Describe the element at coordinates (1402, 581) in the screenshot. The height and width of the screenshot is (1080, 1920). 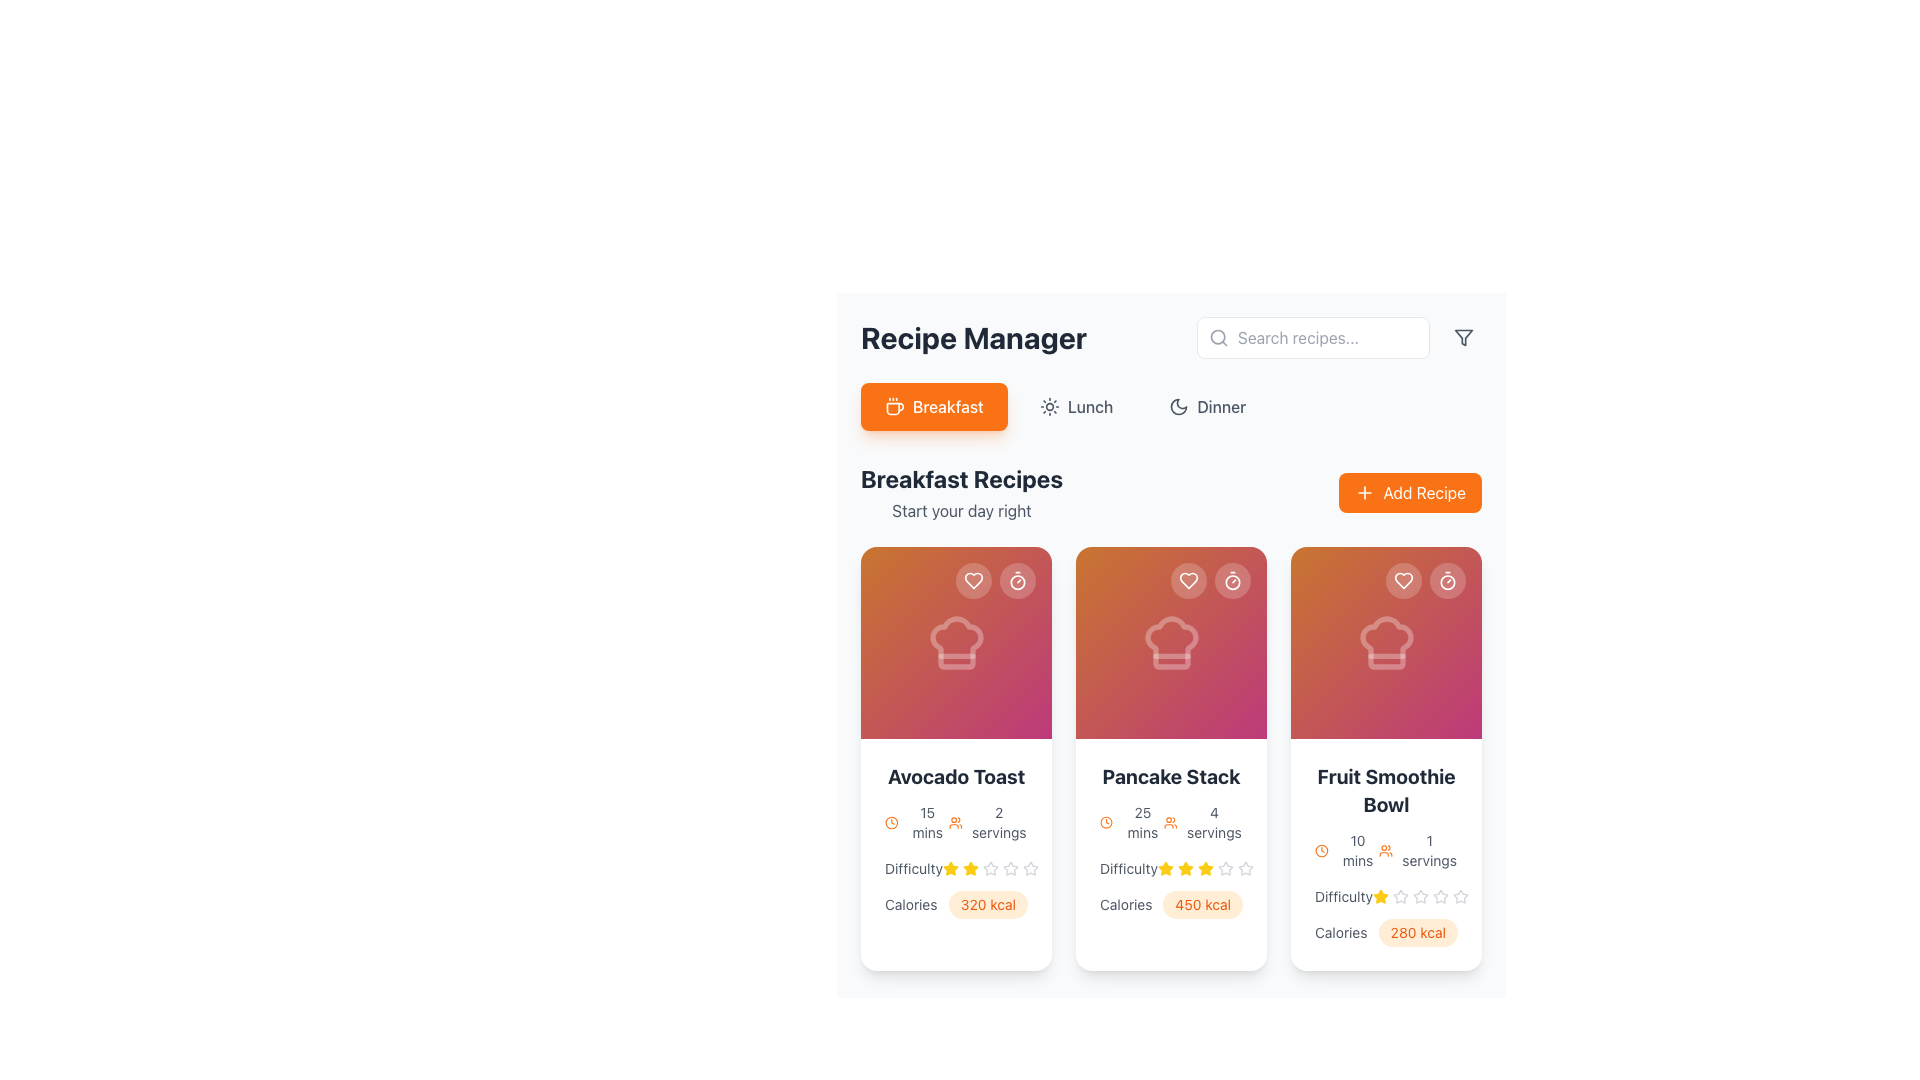
I see `the leftmost circular button in the top-right of the third recipe card to change its background color` at that location.